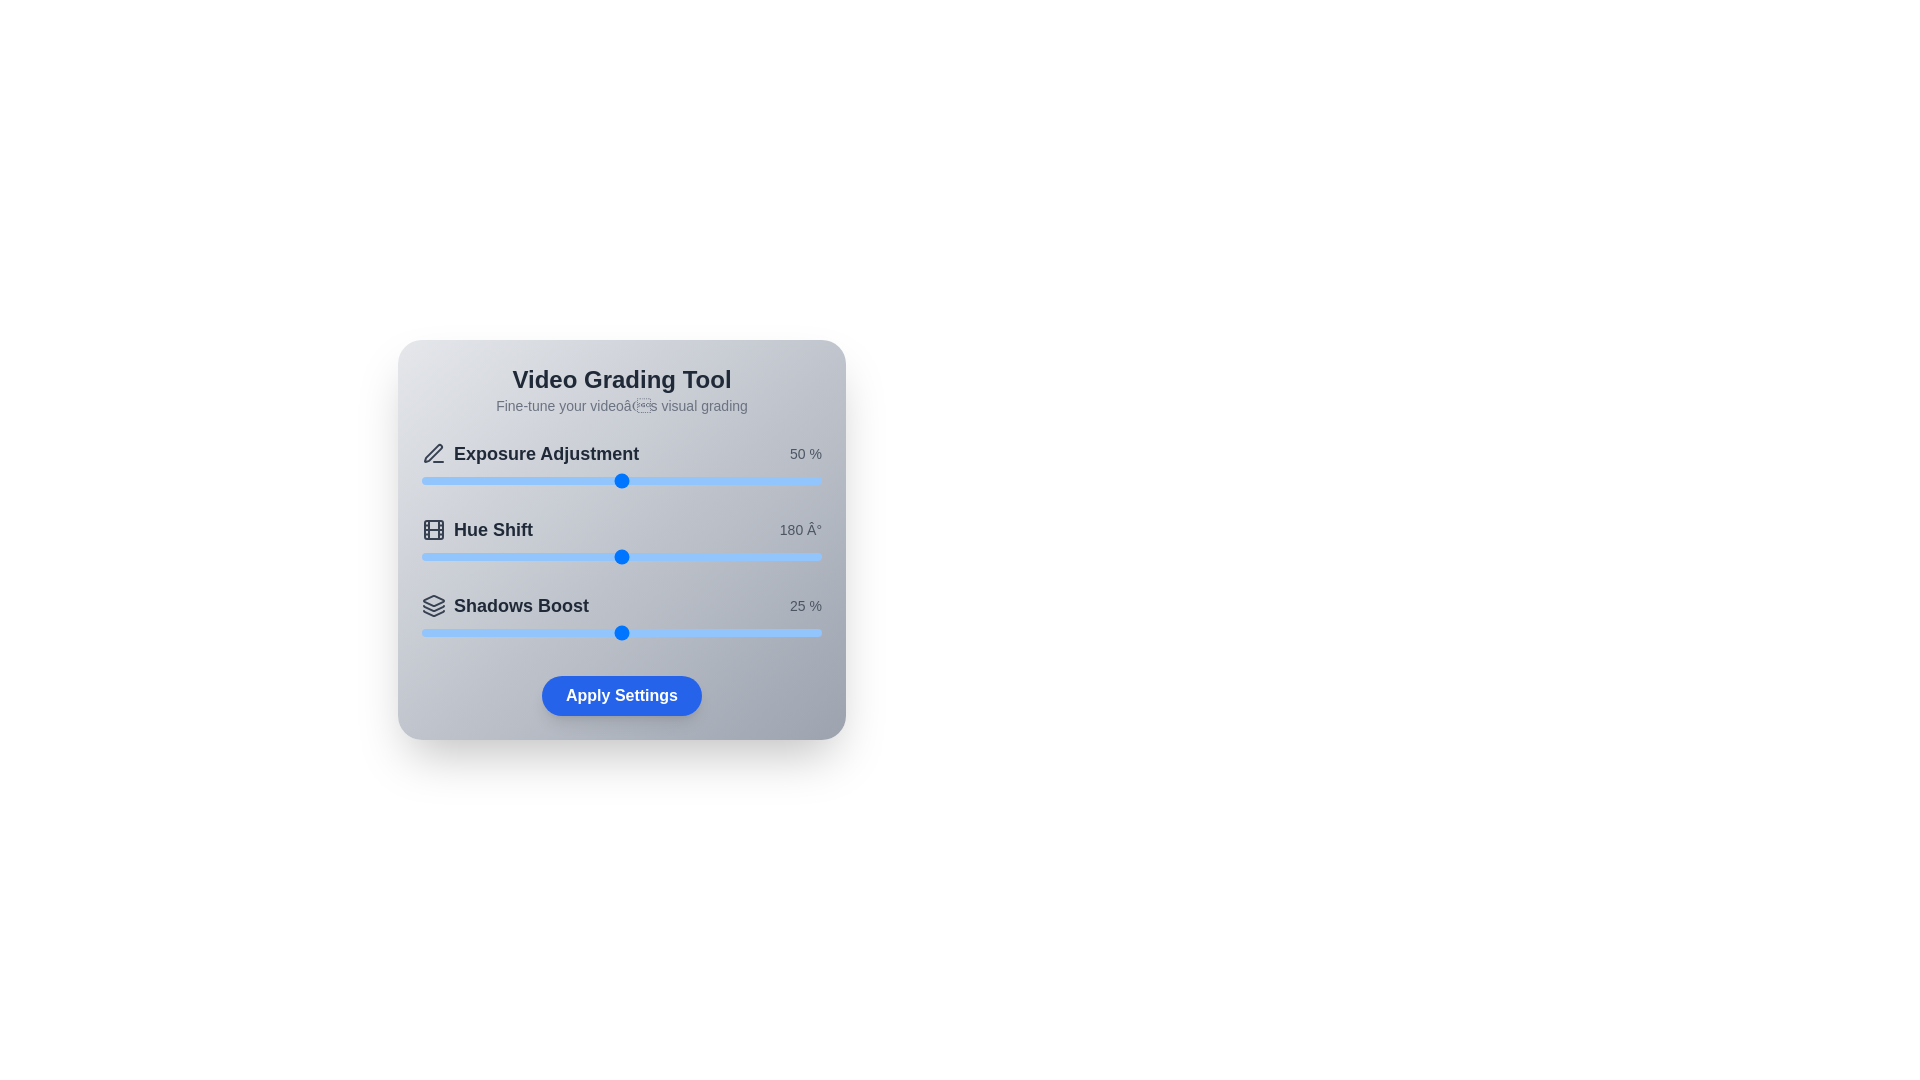  What do you see at coordinates (604, 632) in the screenshot?
I see `the 'Shadows Boost' slider` at bounding box center [604, 632].